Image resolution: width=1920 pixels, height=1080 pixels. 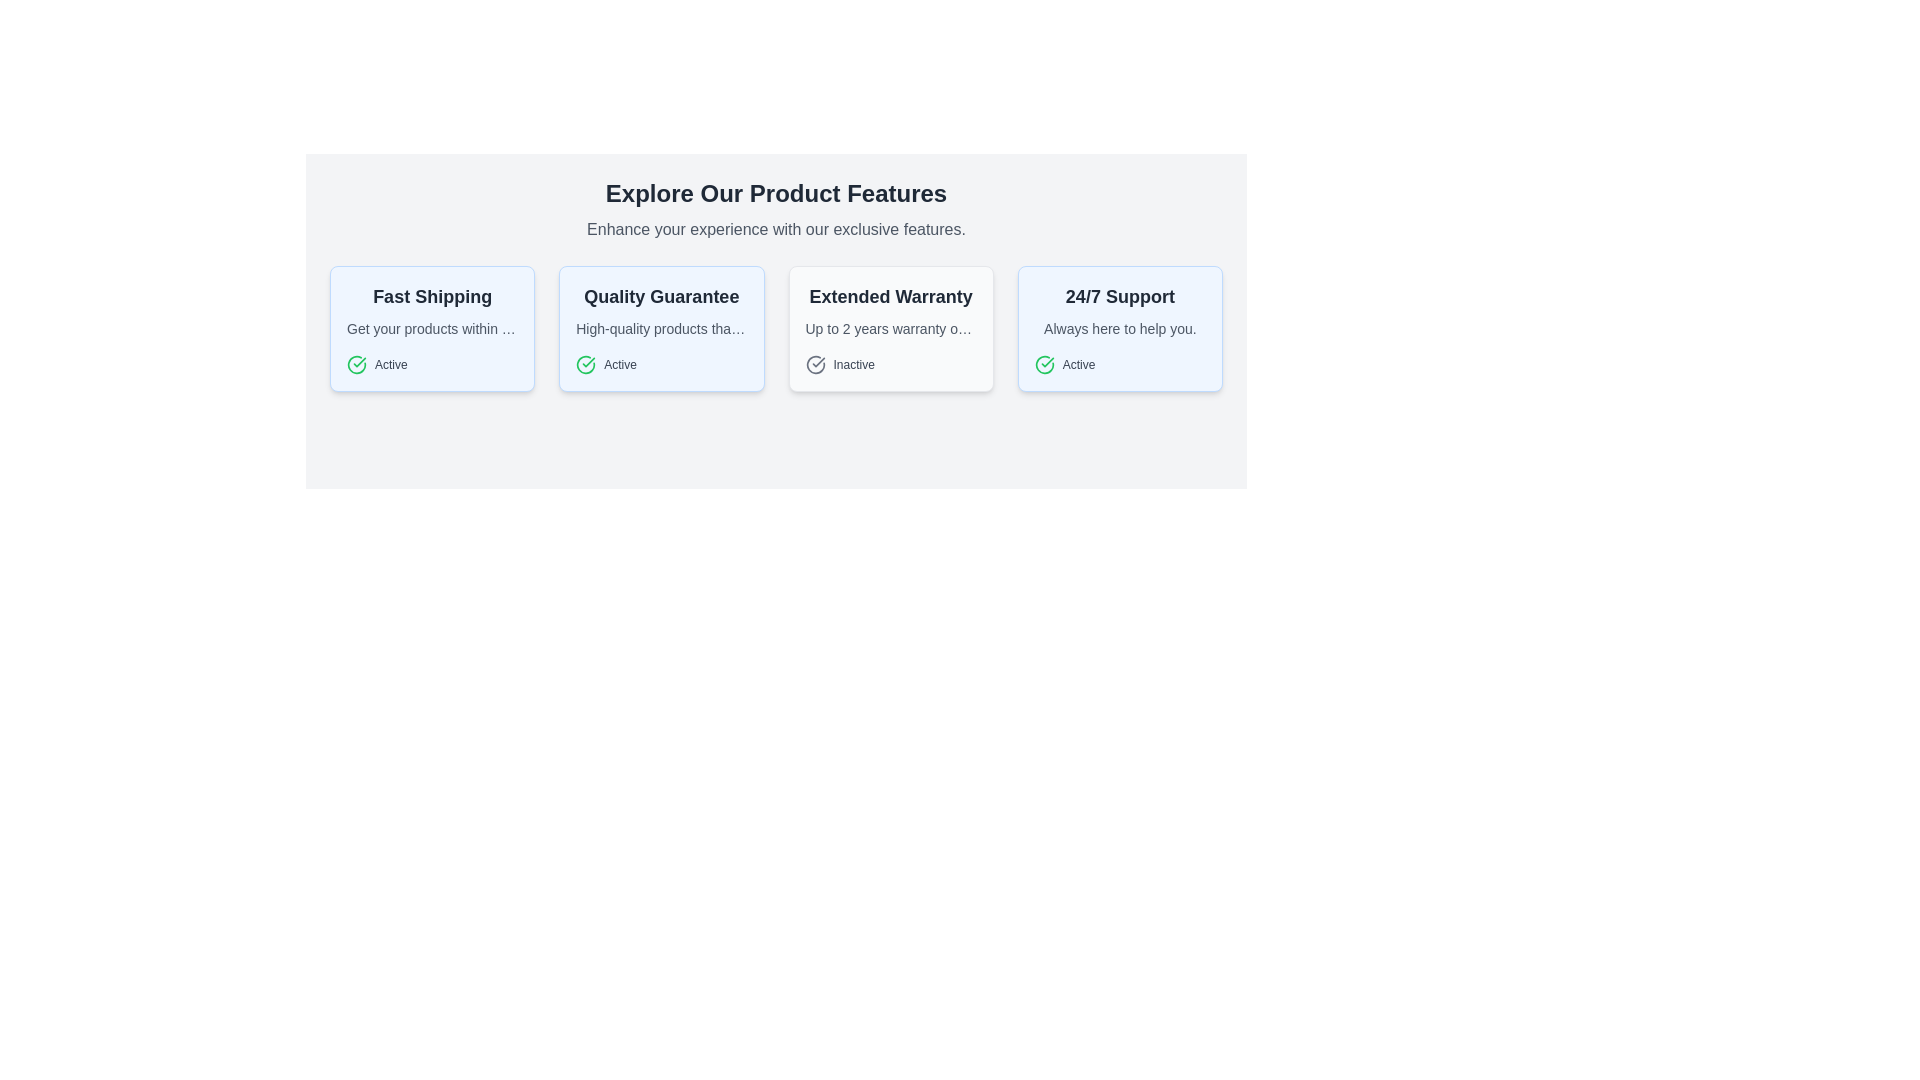 What do you see at coordinates (431, 297) in the screenshot?
I see `the 'Fast Shipping' text element located in the upper section of the first feature card from the left, despite it being marked as non-interactive` at bounding box center [431, 297].